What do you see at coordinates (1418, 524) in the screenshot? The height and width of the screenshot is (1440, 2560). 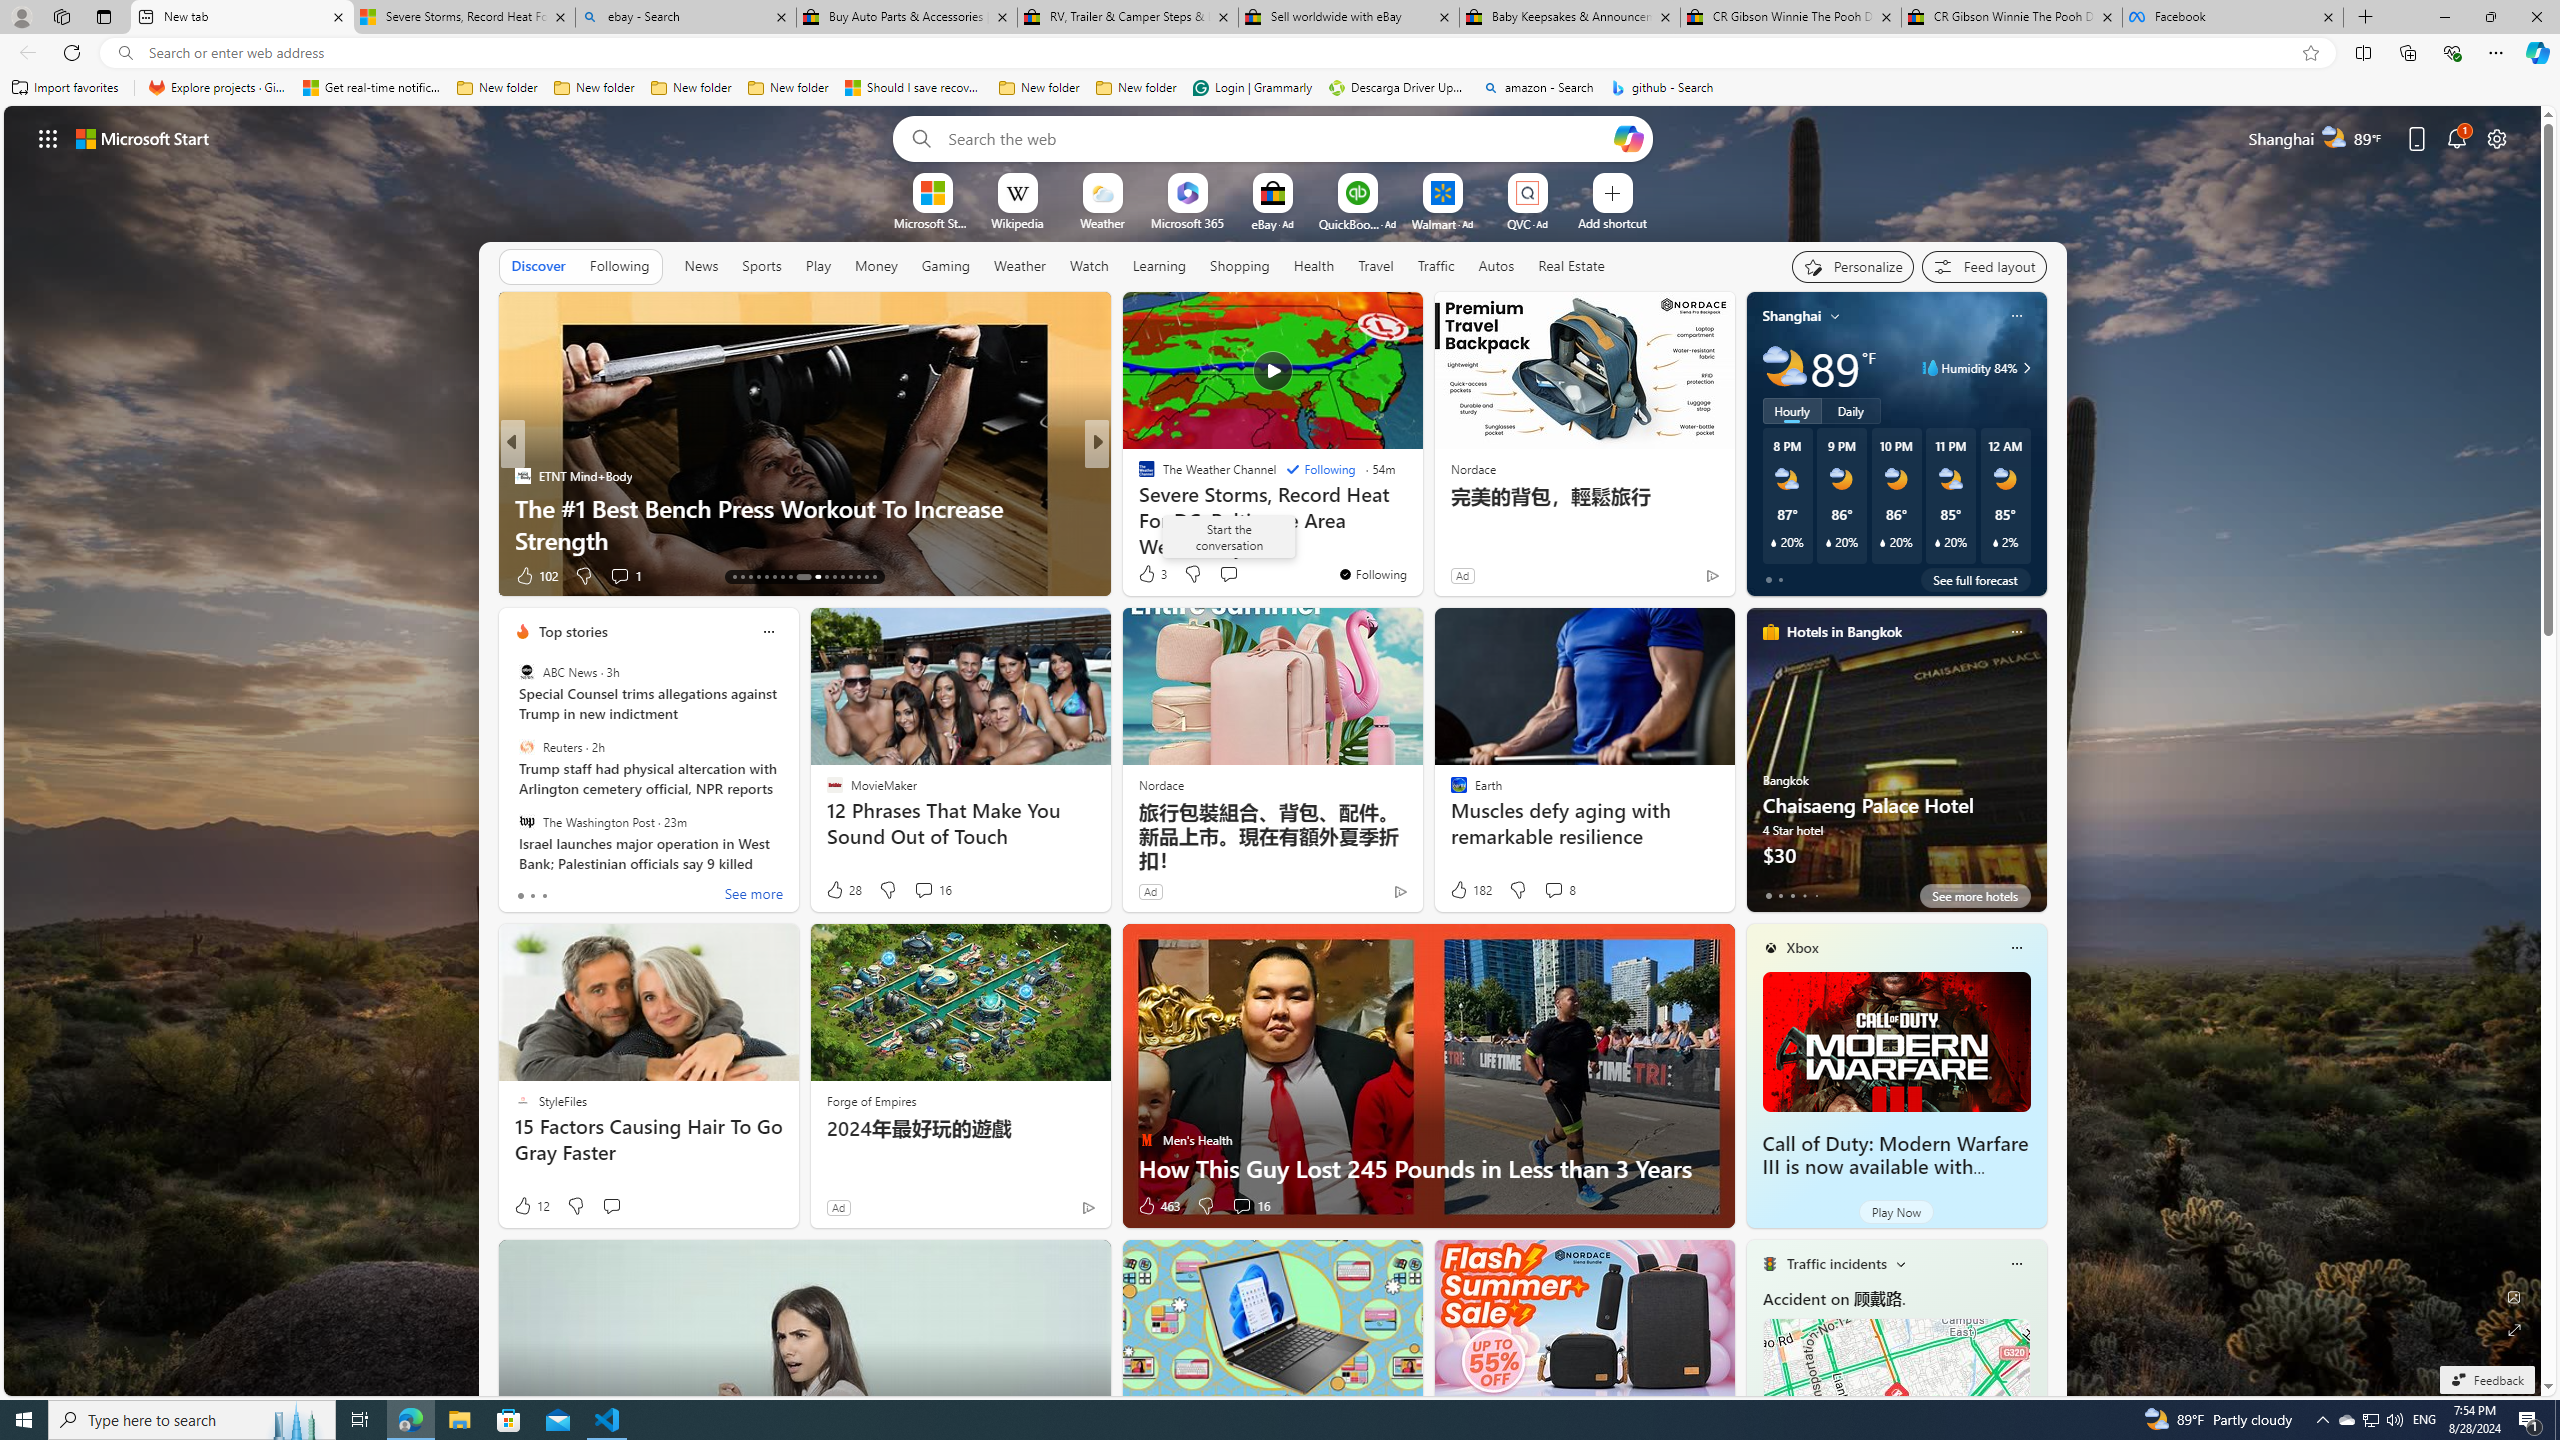 I see `'Lonely dolphin may be behind series of attacks on swimmers'` at bounding box center [1418, 524].